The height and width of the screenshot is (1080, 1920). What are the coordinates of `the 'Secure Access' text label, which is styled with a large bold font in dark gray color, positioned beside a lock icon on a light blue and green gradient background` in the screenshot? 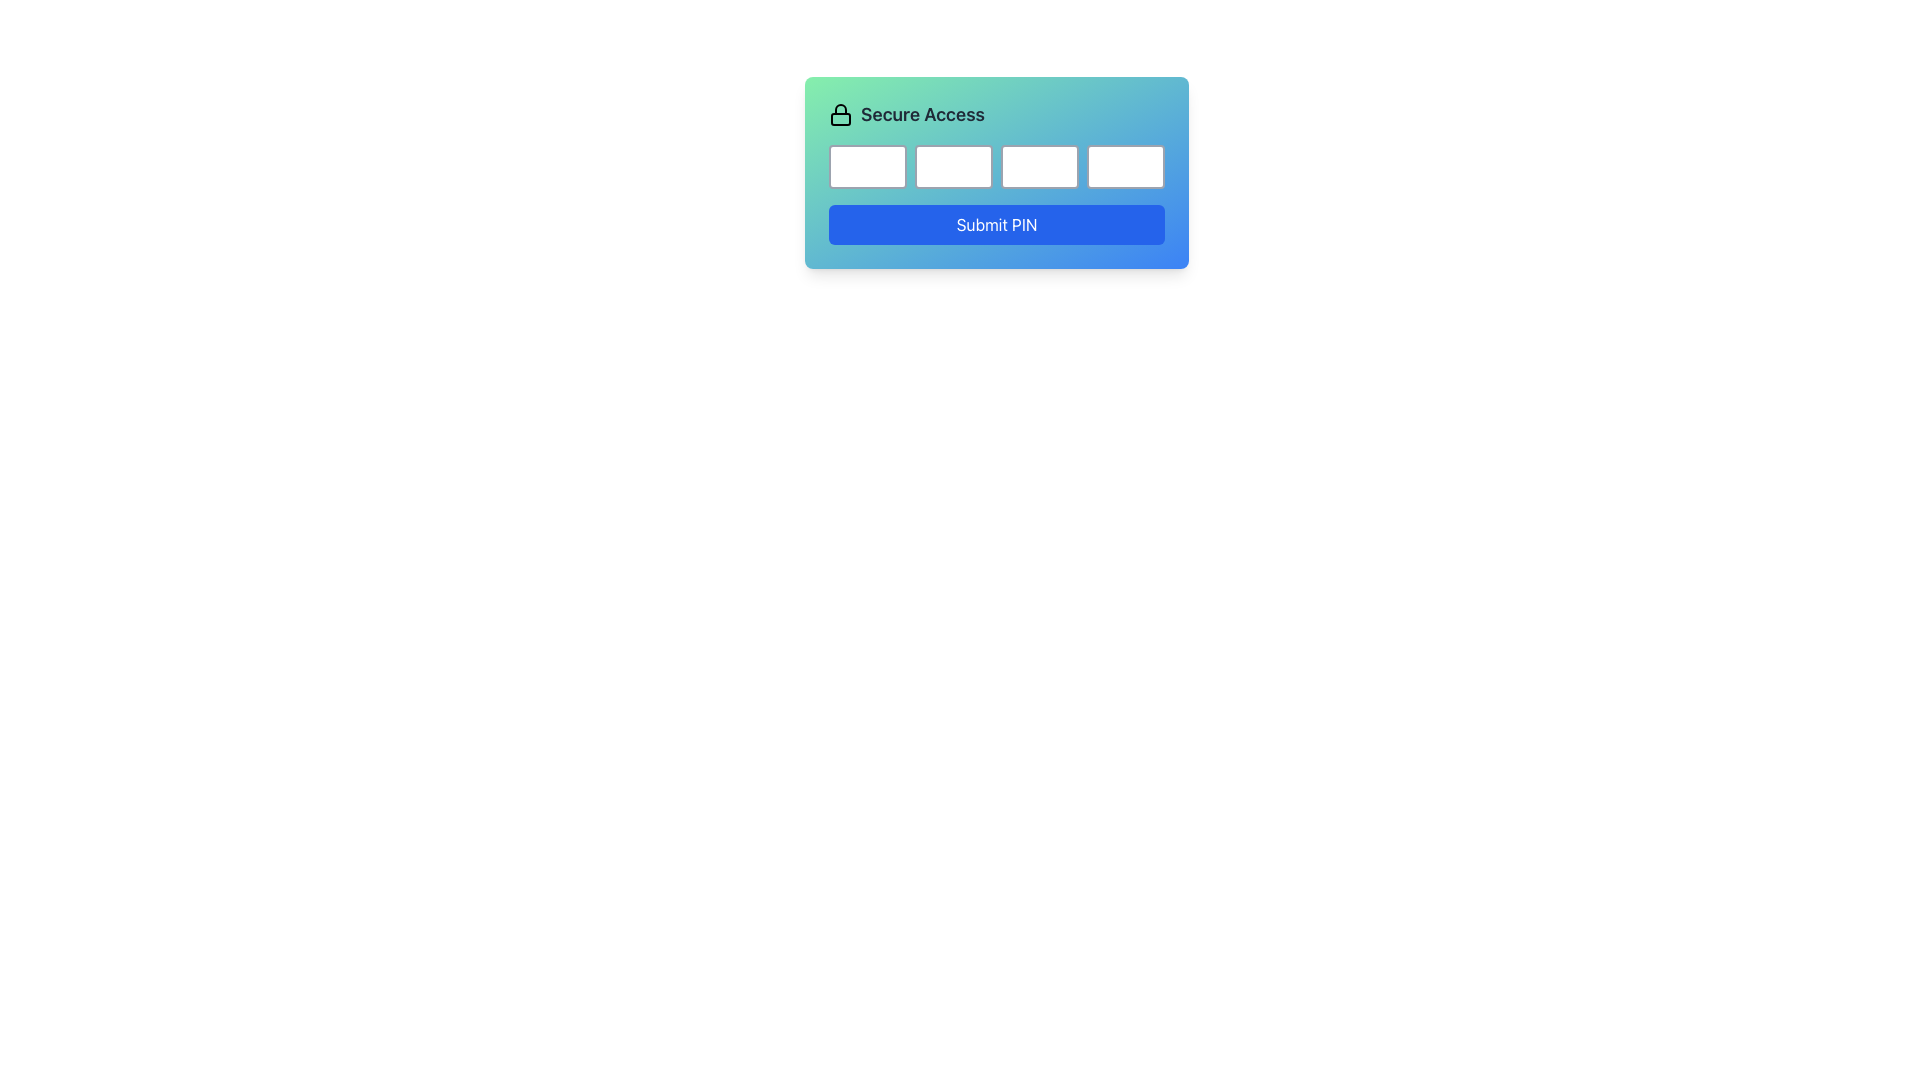 It's located at (921, 115).